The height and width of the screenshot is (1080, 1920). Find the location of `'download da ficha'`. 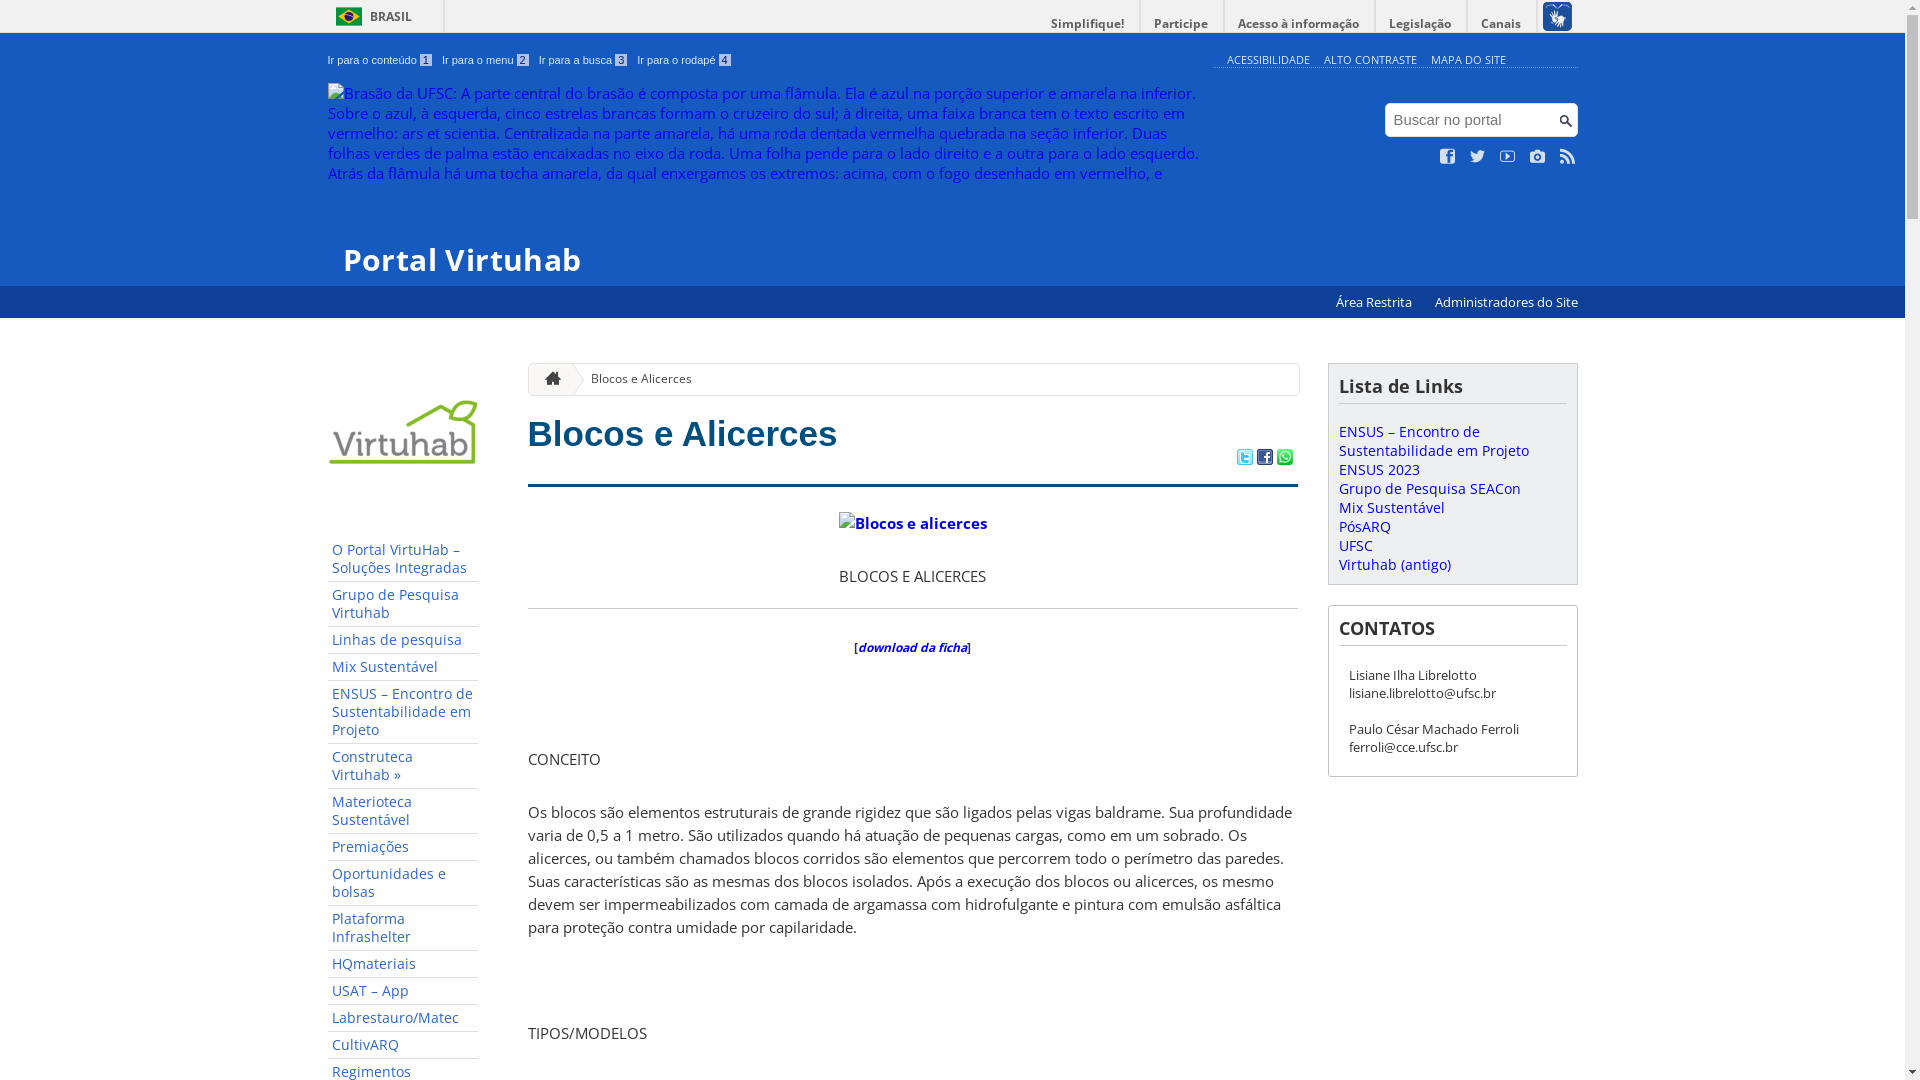

'download da ficha' is located at coordinates (858, 647).